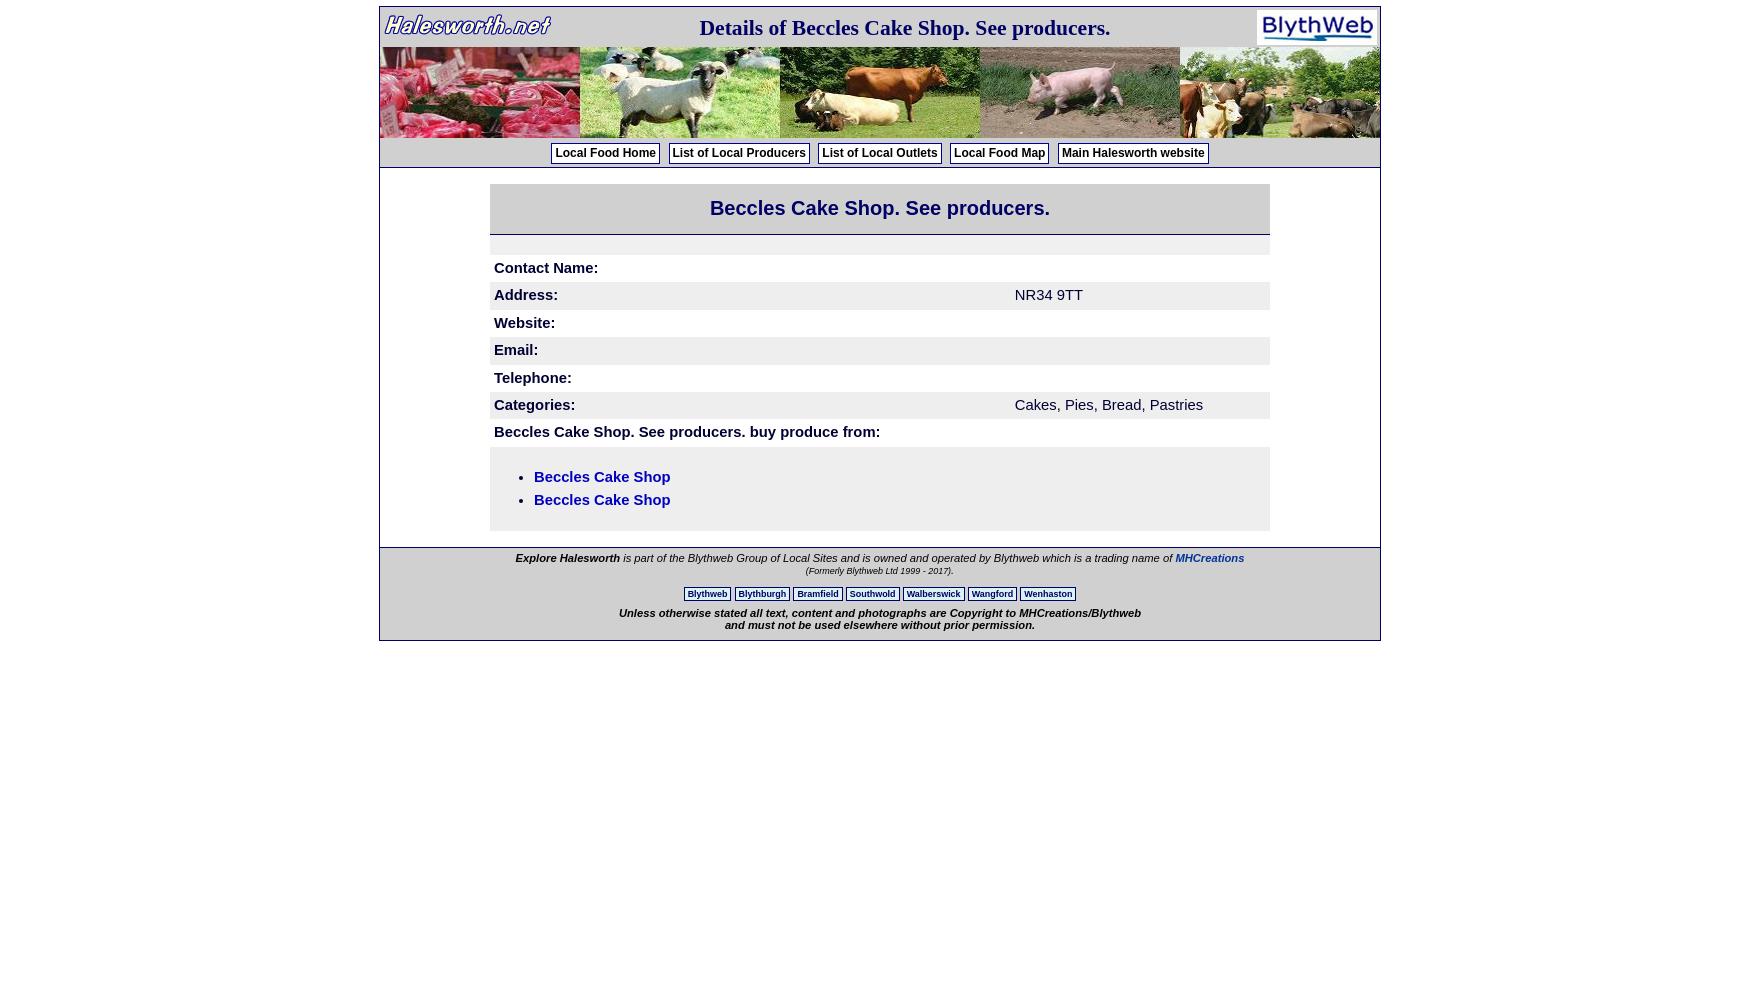 This screenshot has height=1000, width=1760. Describe the element at coordinates (897, 558) in the screenshot. I see `'is part of the Blythweb Group of Local Sites and is owned and operated by Blythweb which is
a trading name of'` at that location.